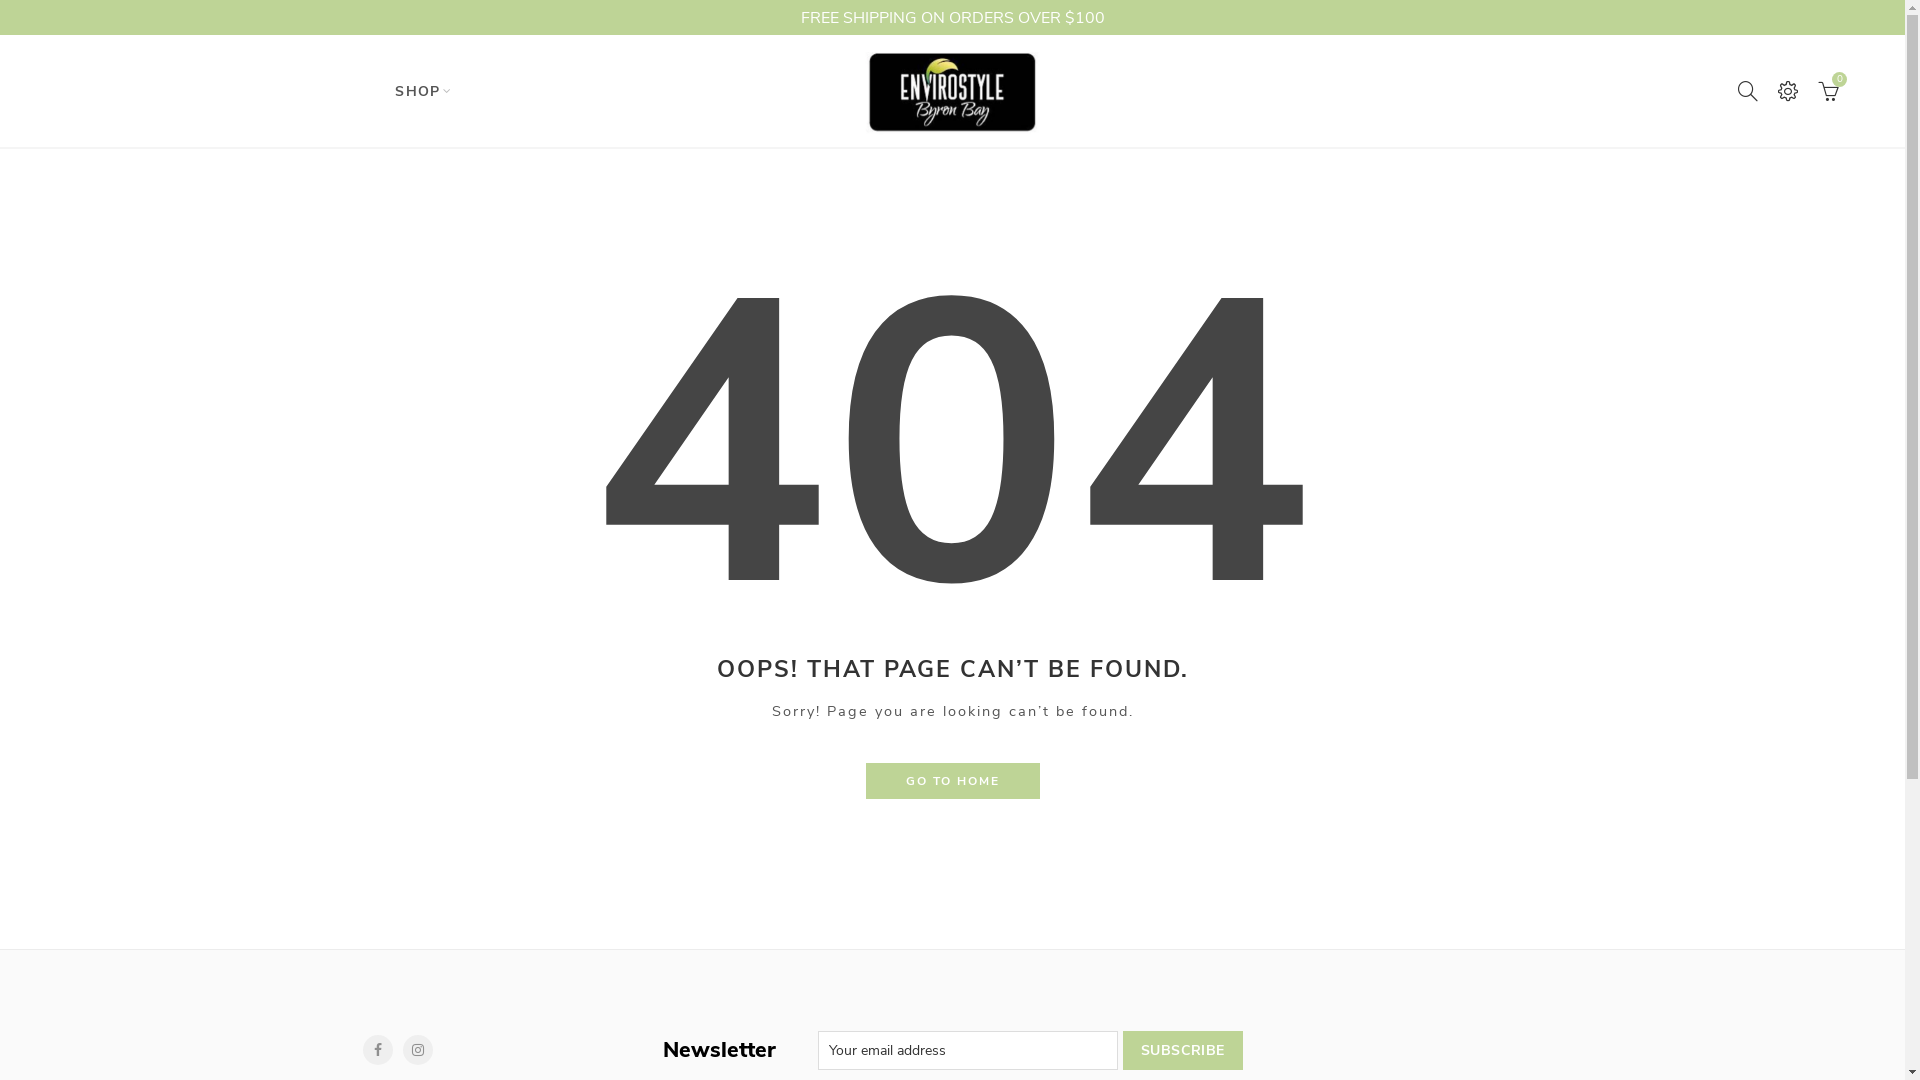 This screenshot has height=1080, width=1920. Describe the element at coordinates (865, 779) in the screenshot. I see `'GO TO HOME'` at that location.